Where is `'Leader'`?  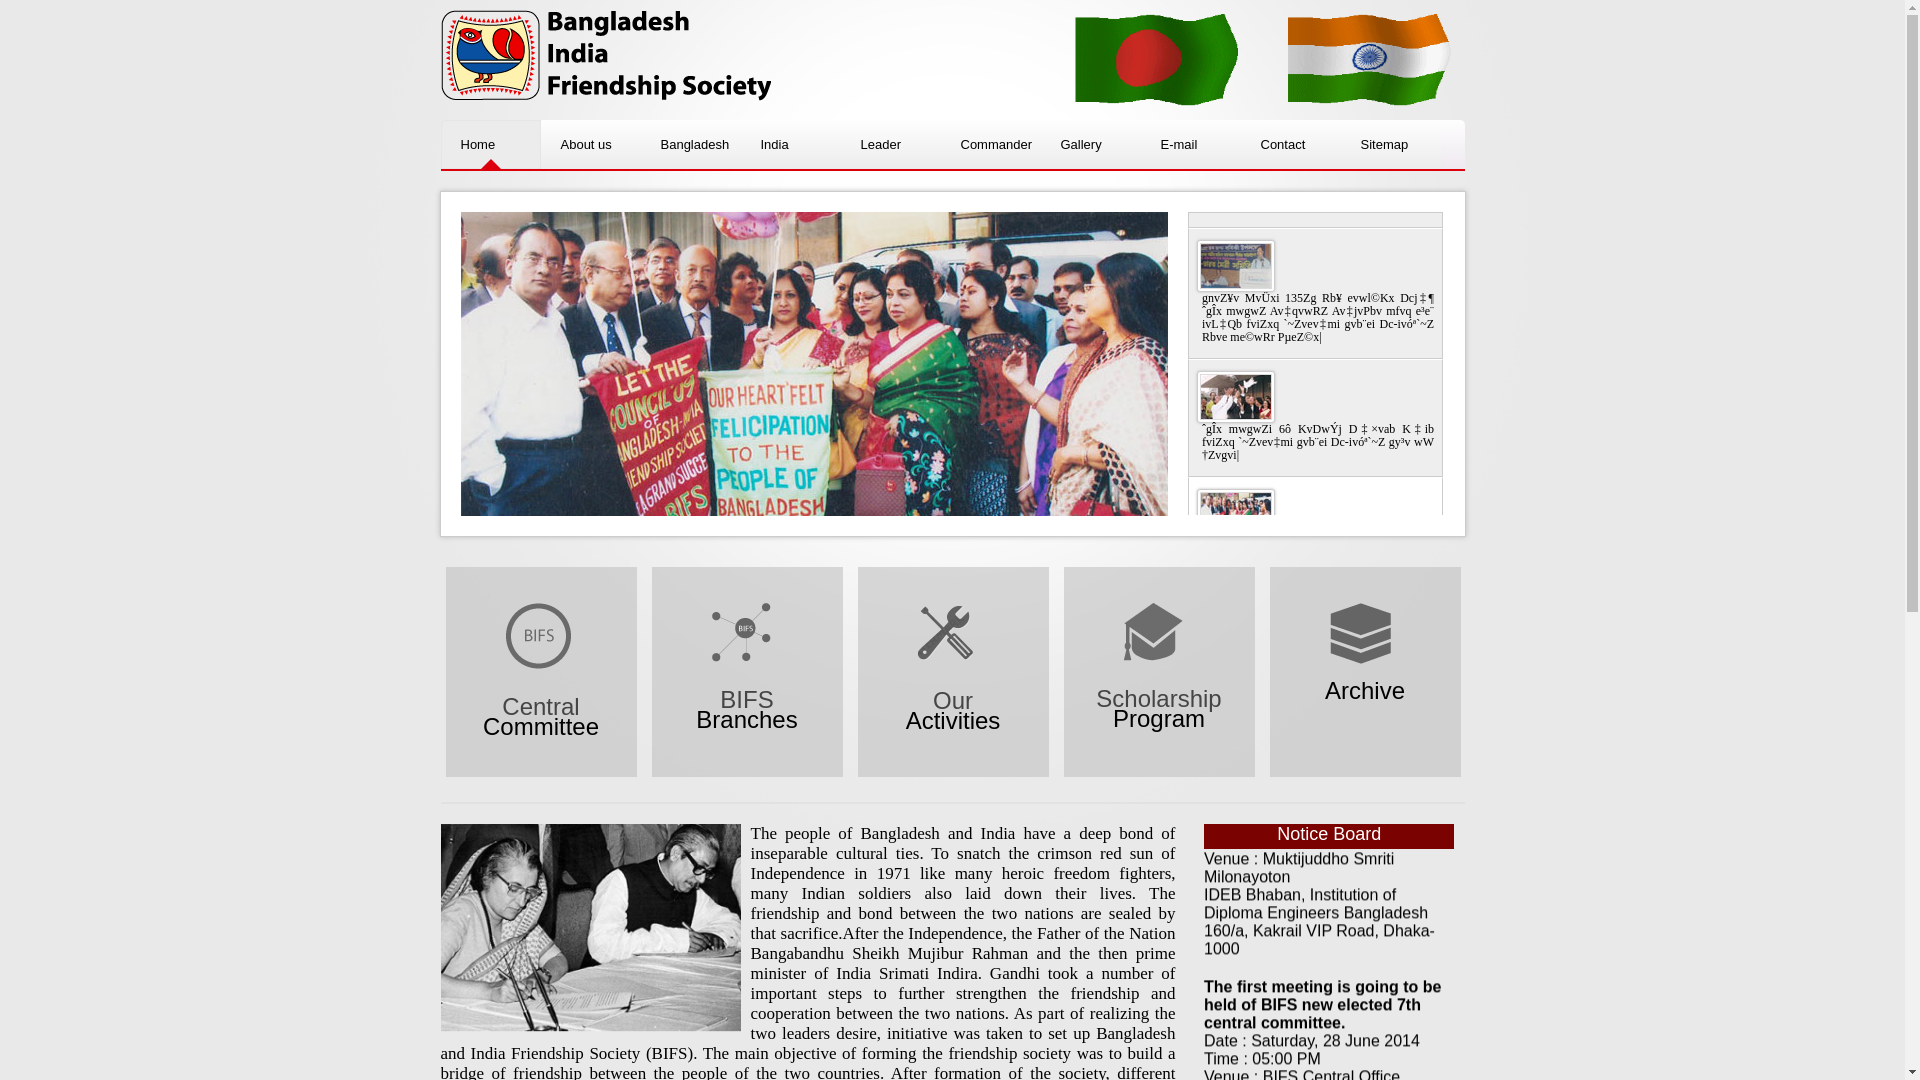 'Leader' is located at coordinates (888, 143).